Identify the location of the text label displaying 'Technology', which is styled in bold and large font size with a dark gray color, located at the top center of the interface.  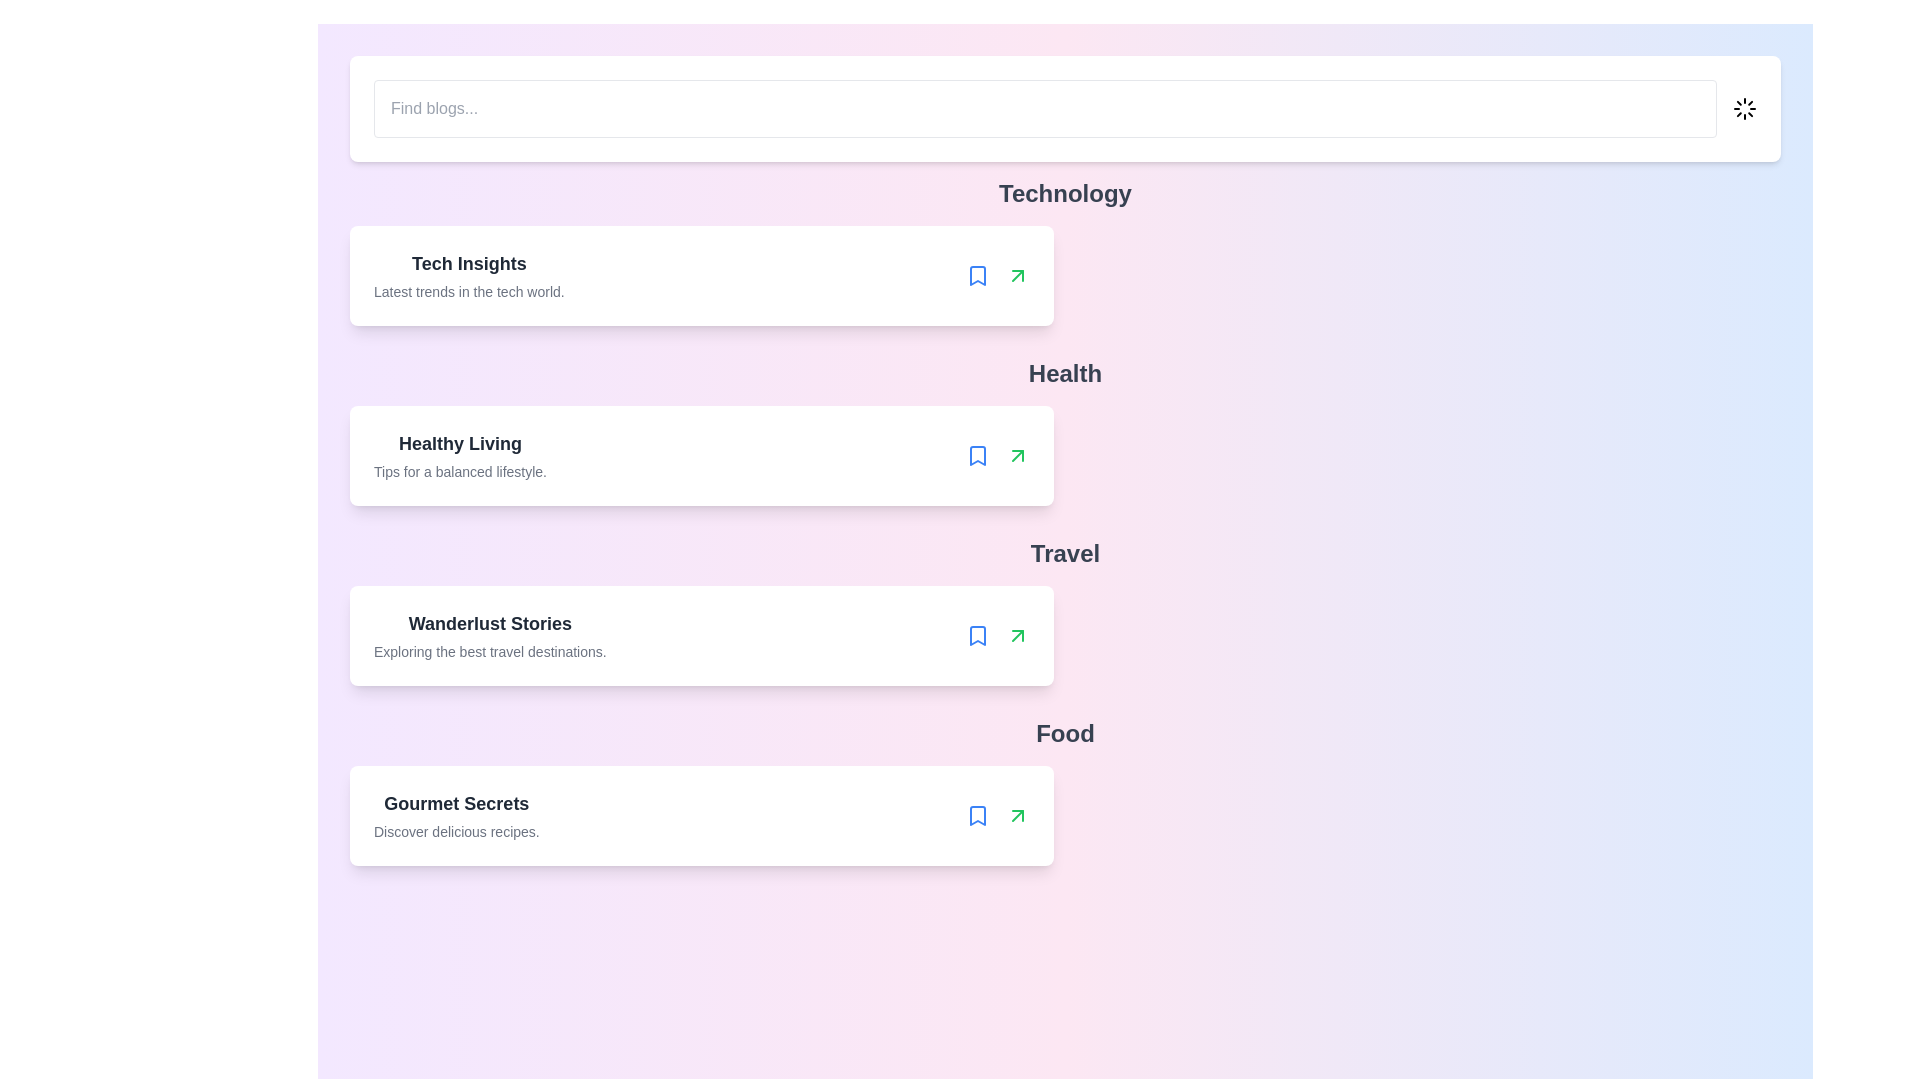
(1064, 193).